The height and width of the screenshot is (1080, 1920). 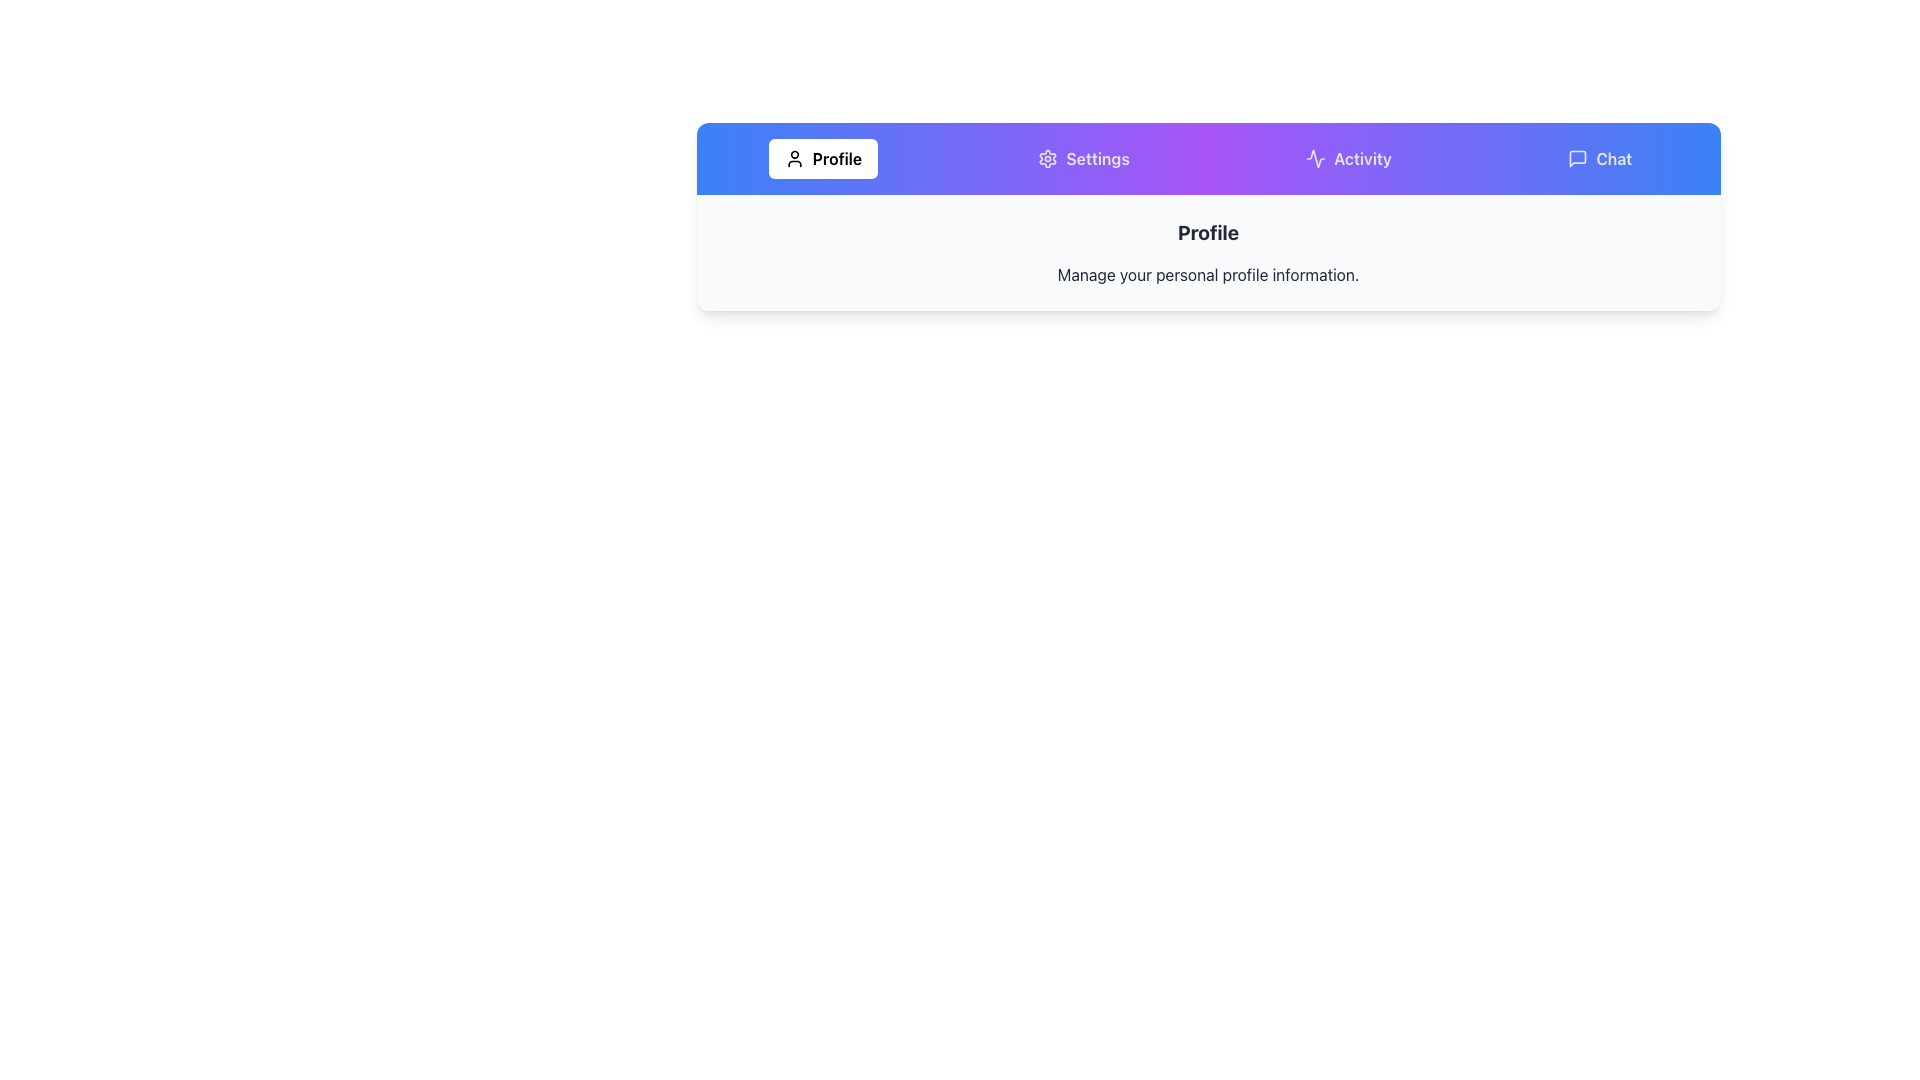 What do you see at coordinates (1047, 157) in the screenshot?
I see `the circular gear-like icon with intricate notches, which is a purple settings icon located directly to the left of the 'Settings' text in the navigation bar` at bounding box center [1047, 157].